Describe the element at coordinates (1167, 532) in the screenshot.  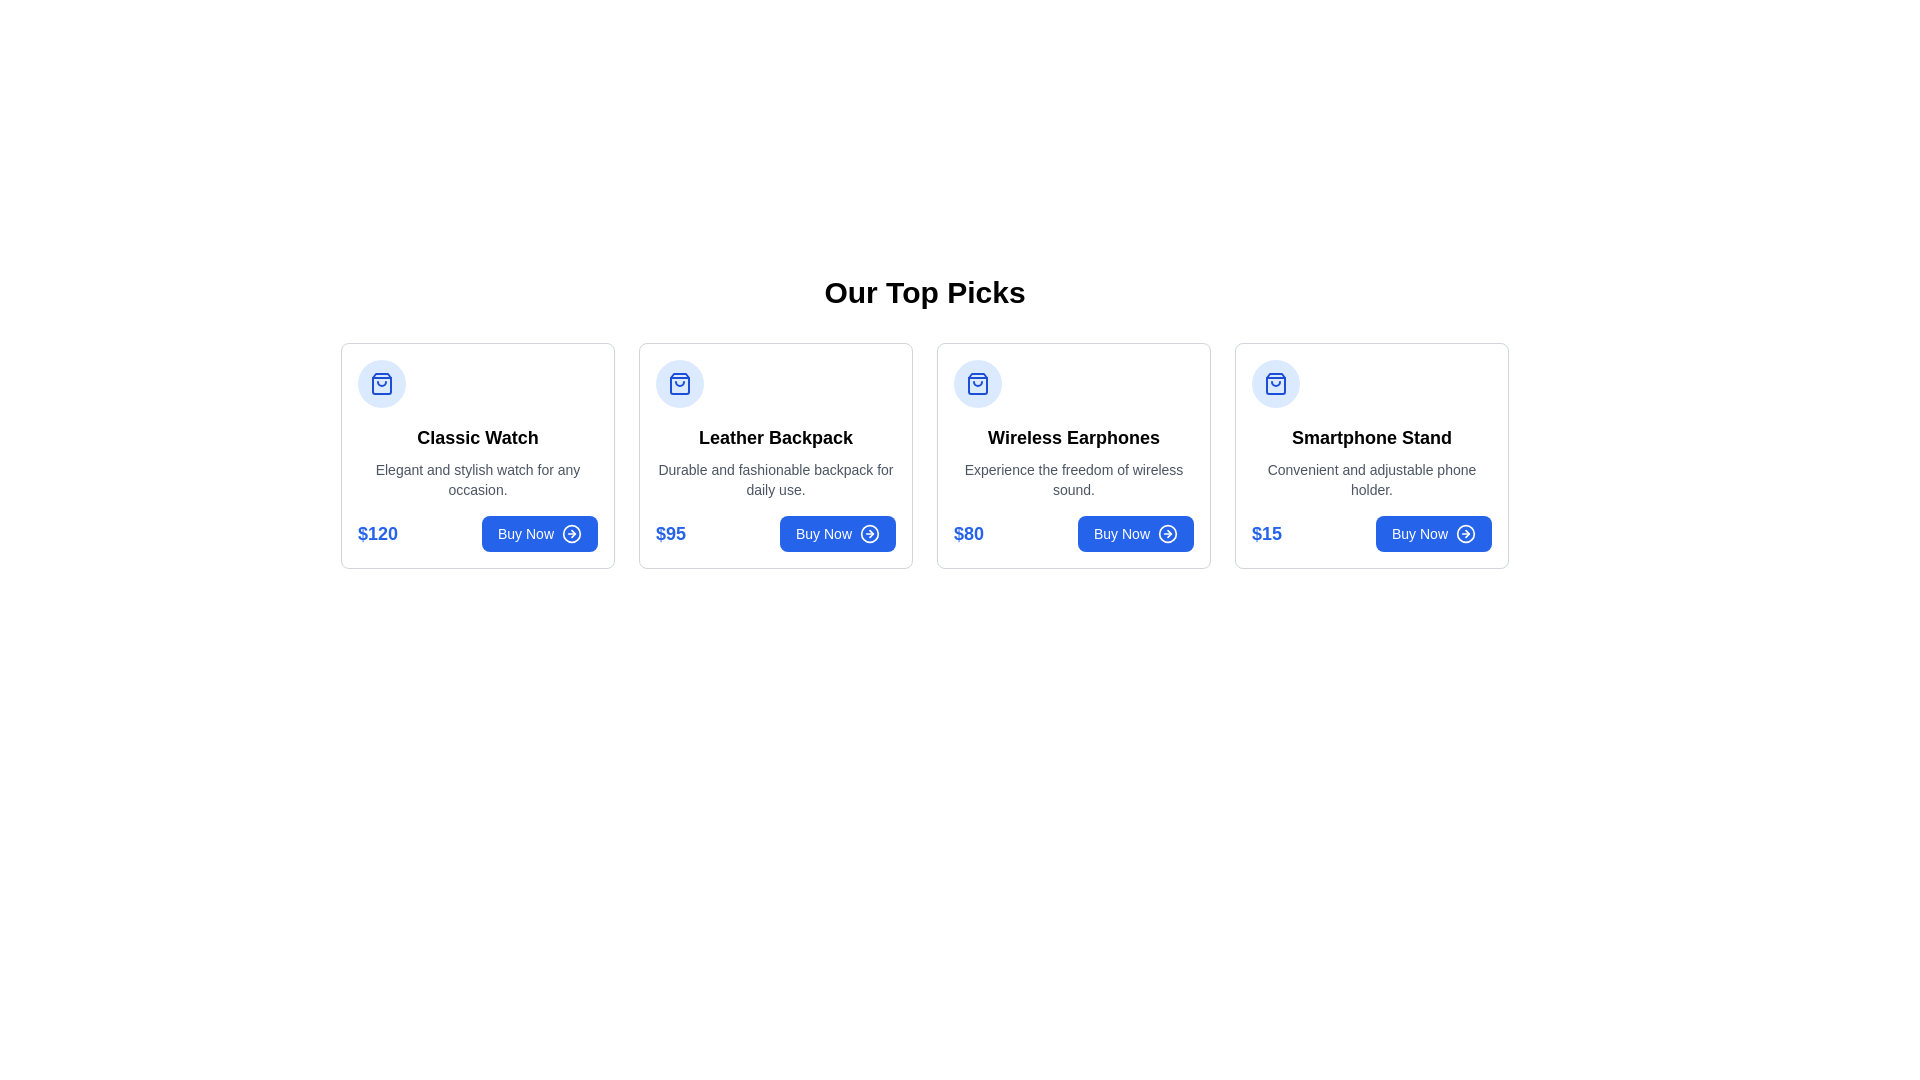
I see `the circular indicator within the icon of the 'Wireless Earphones' product card, which is located at the center-right of the card` at that location.